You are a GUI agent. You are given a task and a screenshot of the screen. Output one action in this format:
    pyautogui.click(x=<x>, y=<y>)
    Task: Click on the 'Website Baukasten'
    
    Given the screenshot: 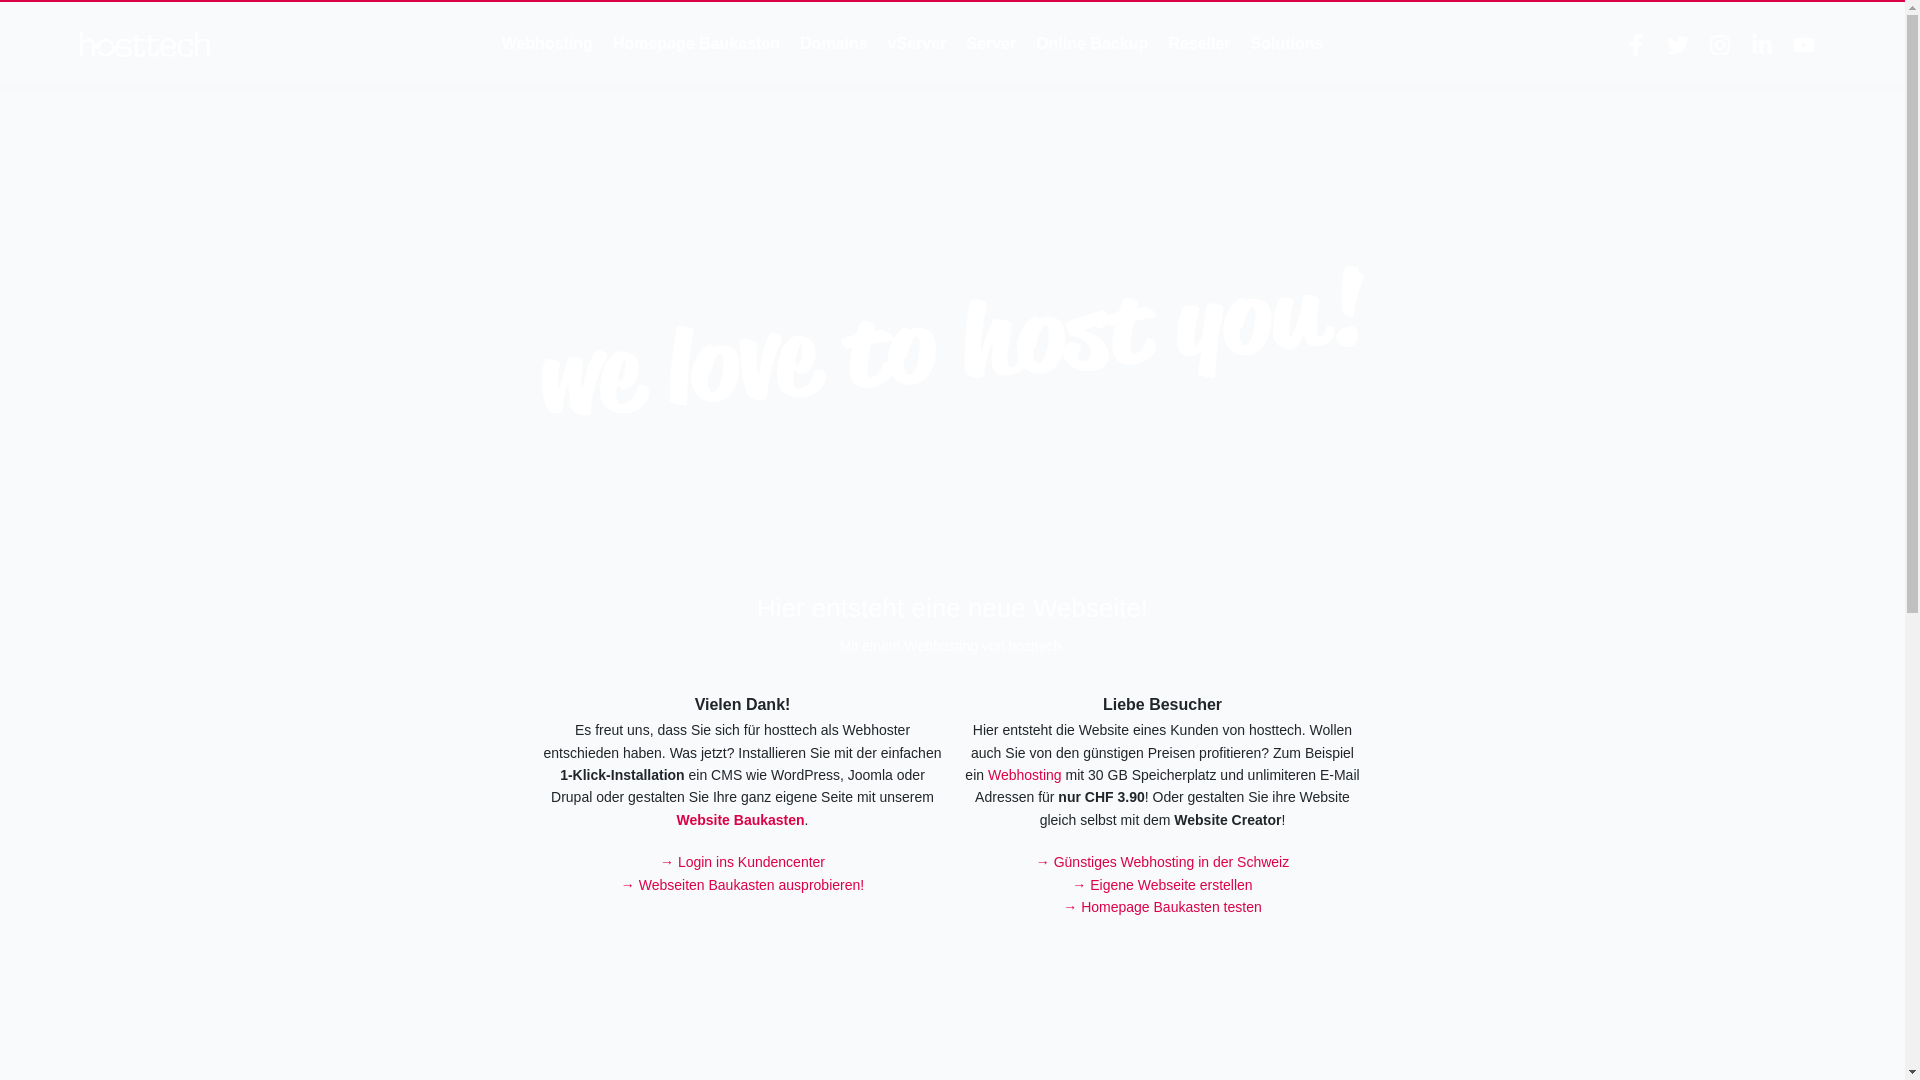 What is the action you would take?
    pyautogui.click(x=738, y=820)
    